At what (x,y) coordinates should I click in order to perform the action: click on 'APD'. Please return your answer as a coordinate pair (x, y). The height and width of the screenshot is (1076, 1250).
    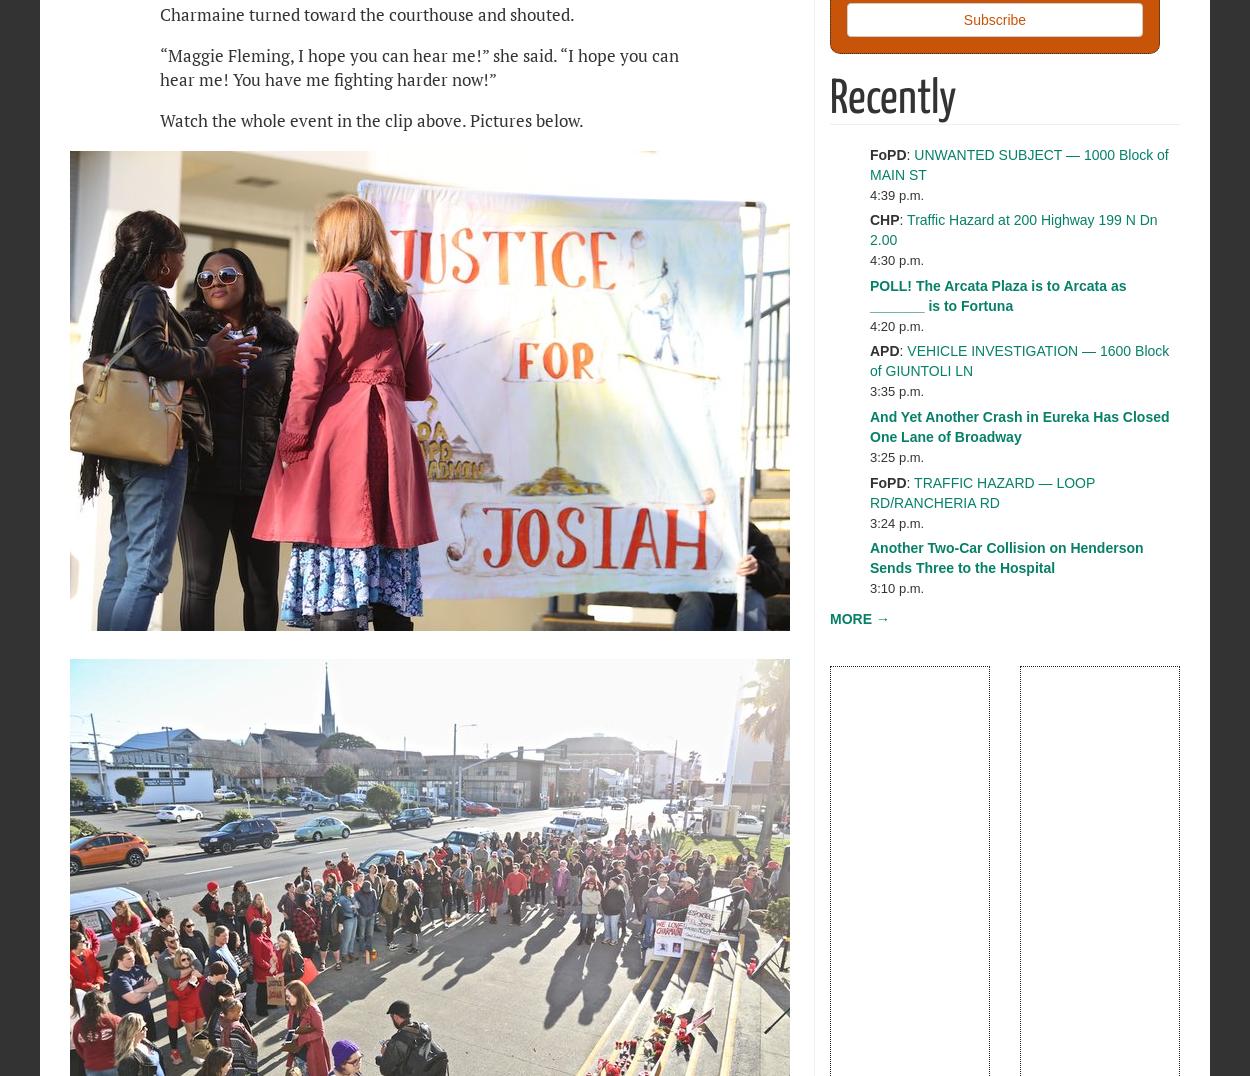
    Looking at the image, I should click on (884, 350).